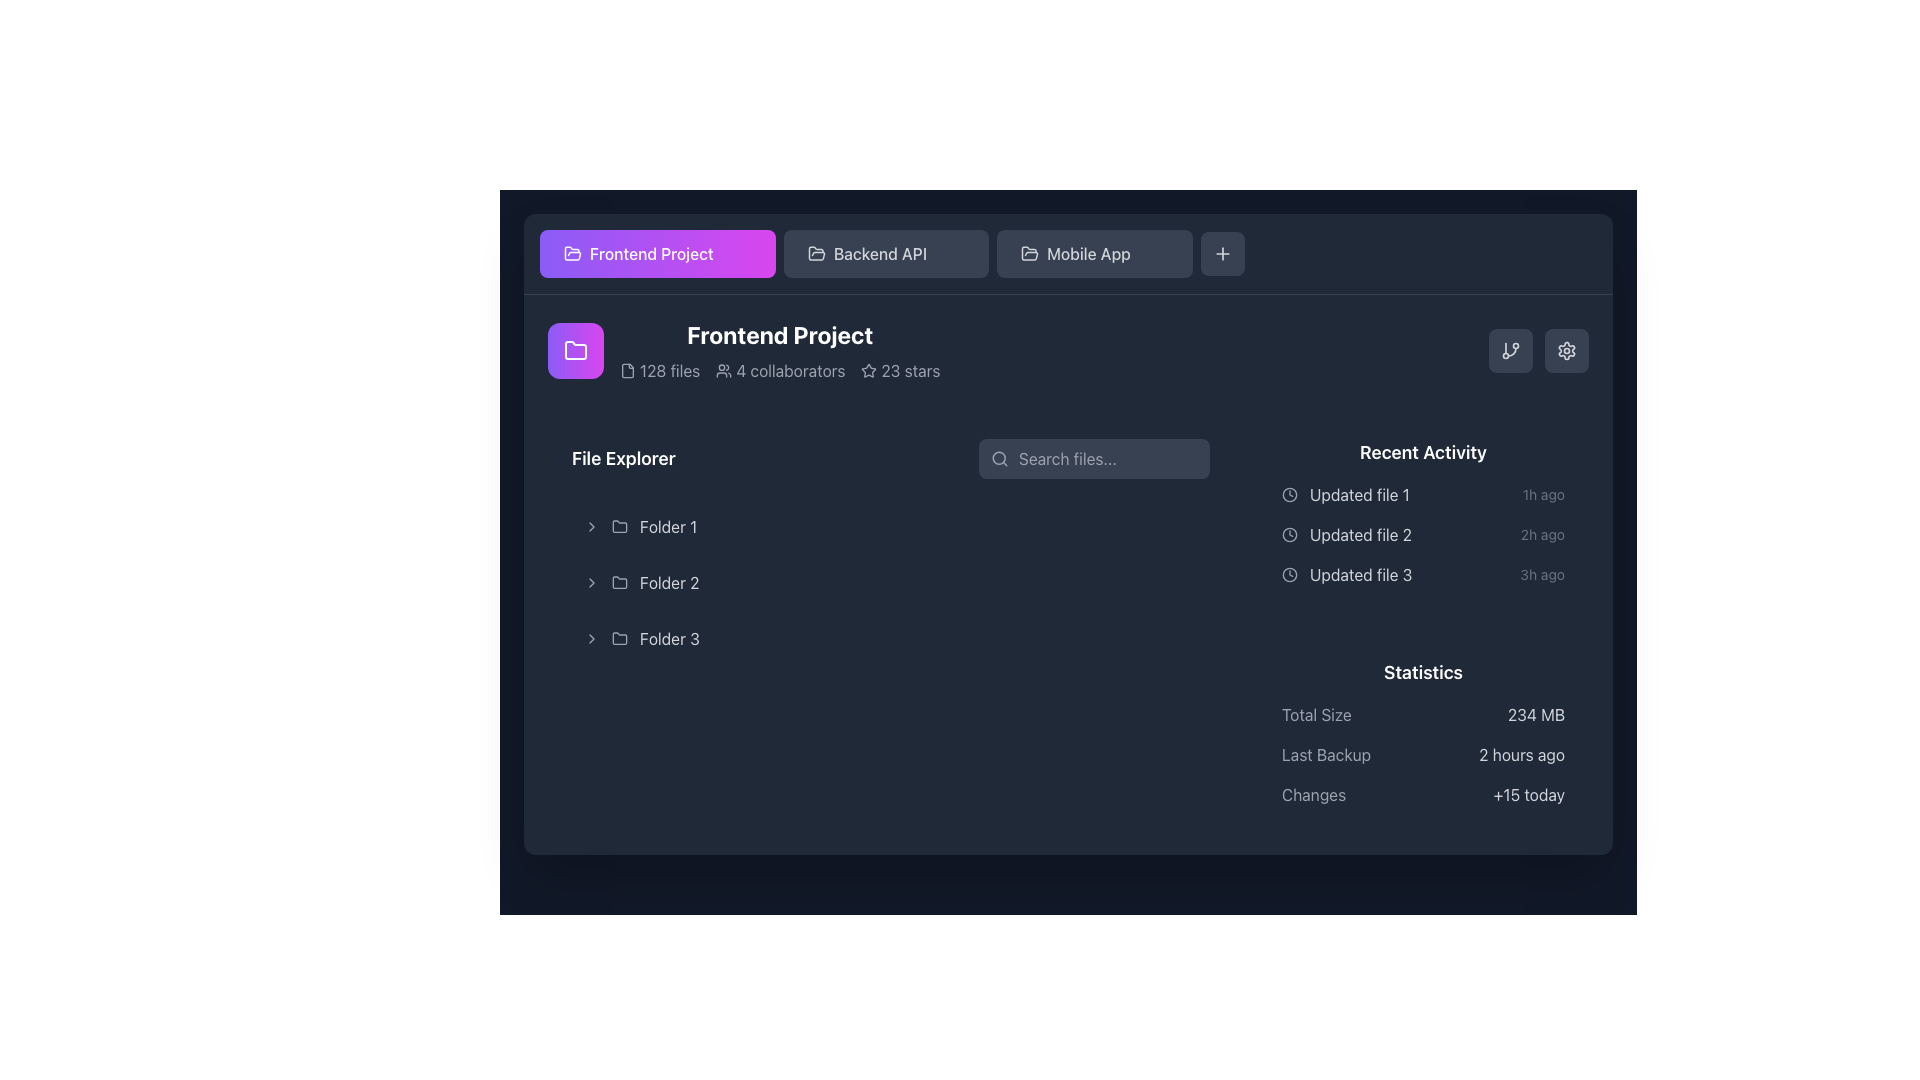  What do you see at coordinates (1093, 253) in the screenshot?
I see `the 'Mobile App' button, which is the third button in the horizontal row with a dark gray background and a folder icon` at bounding box center [1093, 253].